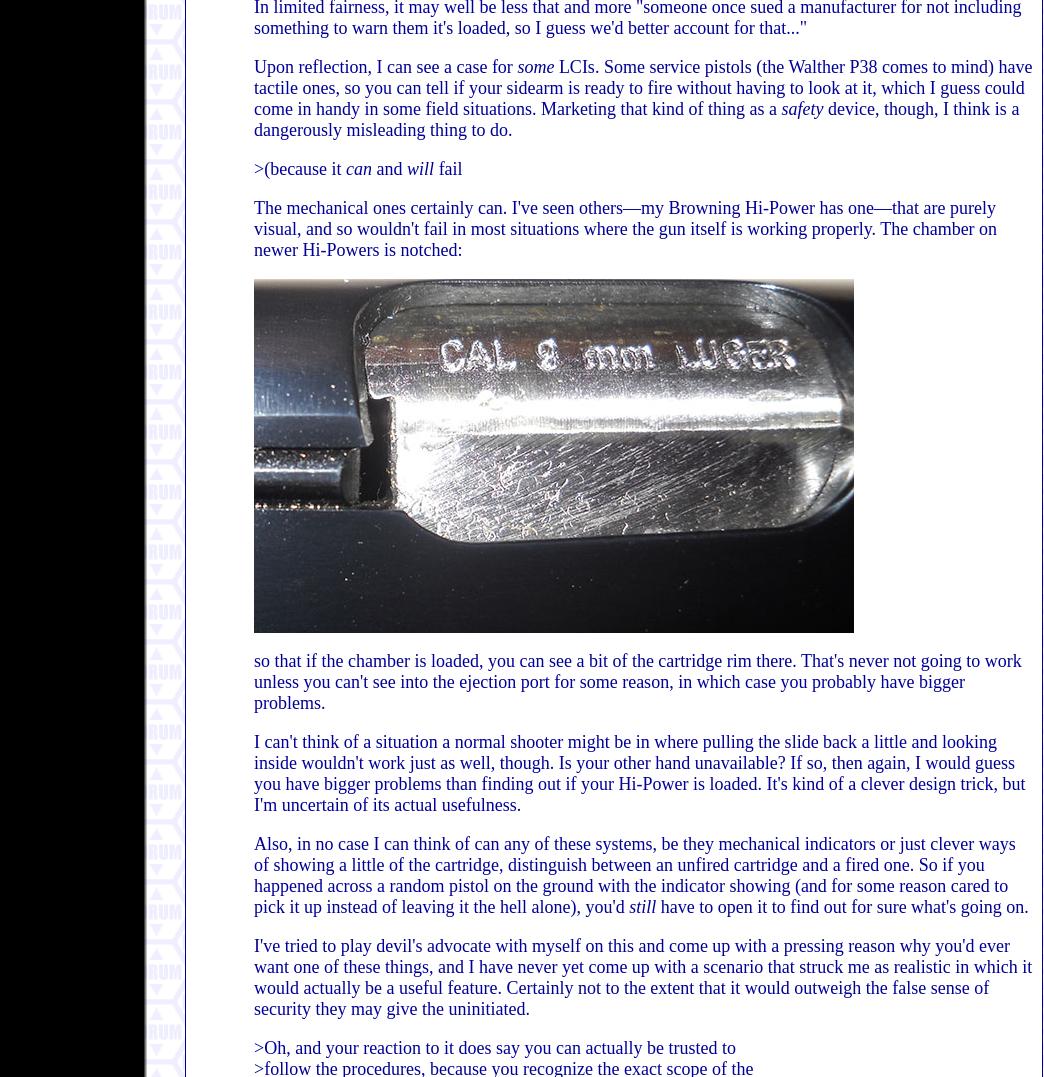 Image resolution: width=1044 pixels, height=1077 pixels. I want to click on 'so that if the chamber is loaded, you can see a bit of the cartridge rim there.  That's never not going to work unless you can't see into the ejection port for some reason, in which case you probably have bigger problems.', so click(637, 680).